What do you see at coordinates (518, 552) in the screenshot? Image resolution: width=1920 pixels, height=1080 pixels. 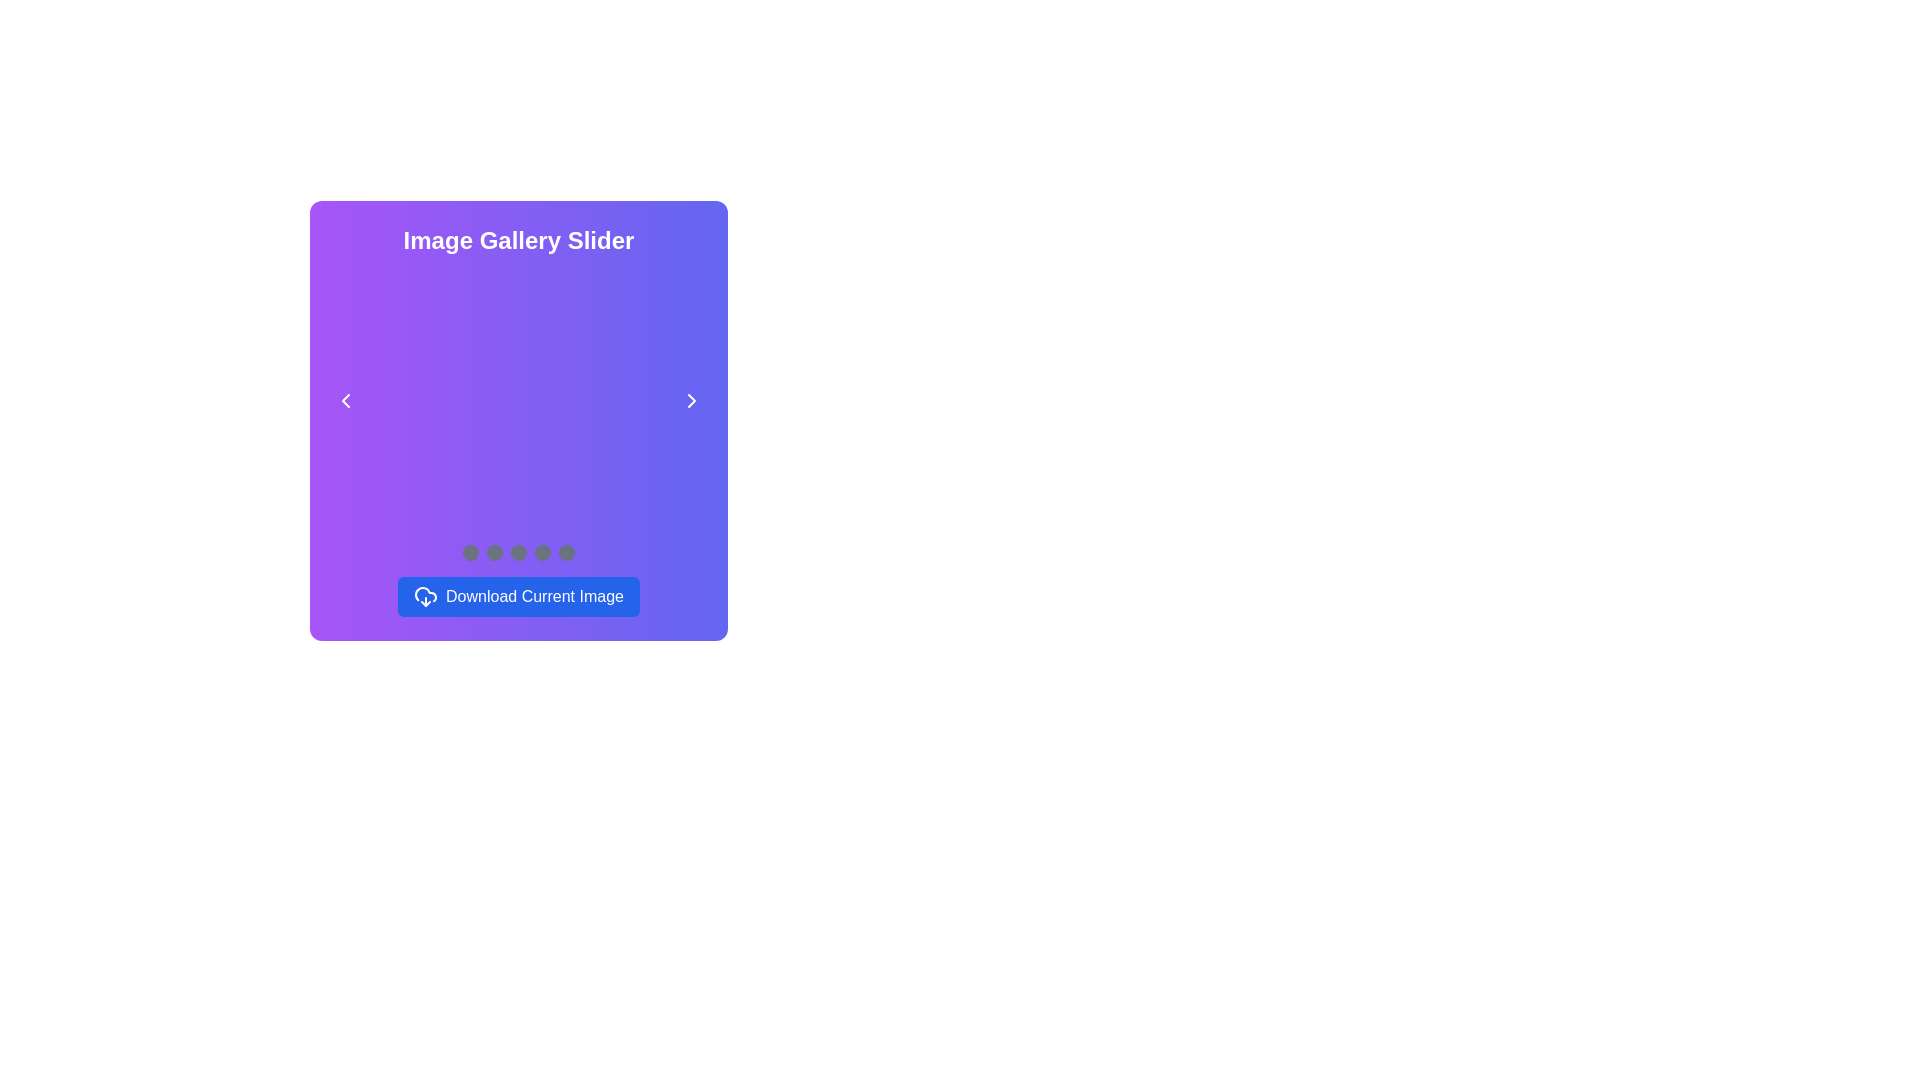 I see `the third circular pagination indicator, which is styled with a gray background and signifies an unselected state in a horizontal row of similar indicators` at bounding box center [518, 552].